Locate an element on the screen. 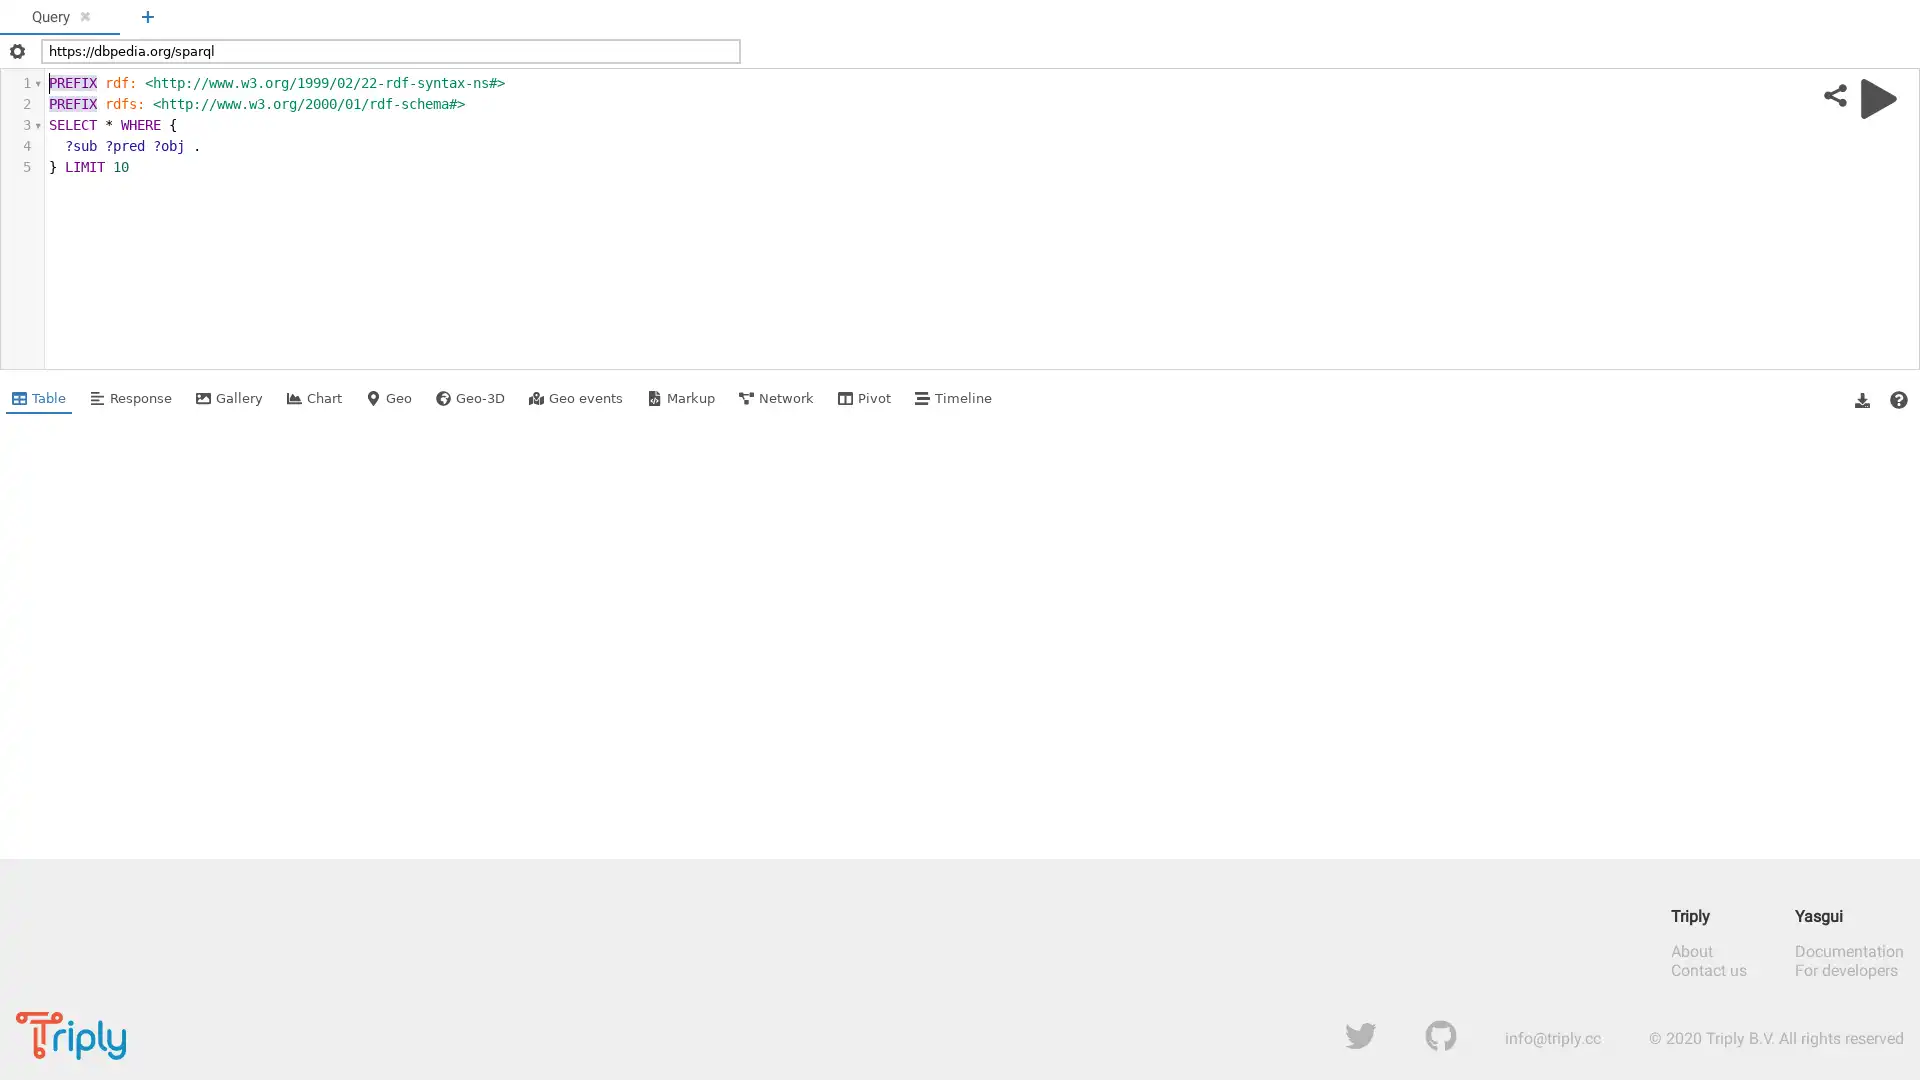 The width and height of the screenshot is (1920, 1080). Shows Response view is located at coordinates (129, 399).